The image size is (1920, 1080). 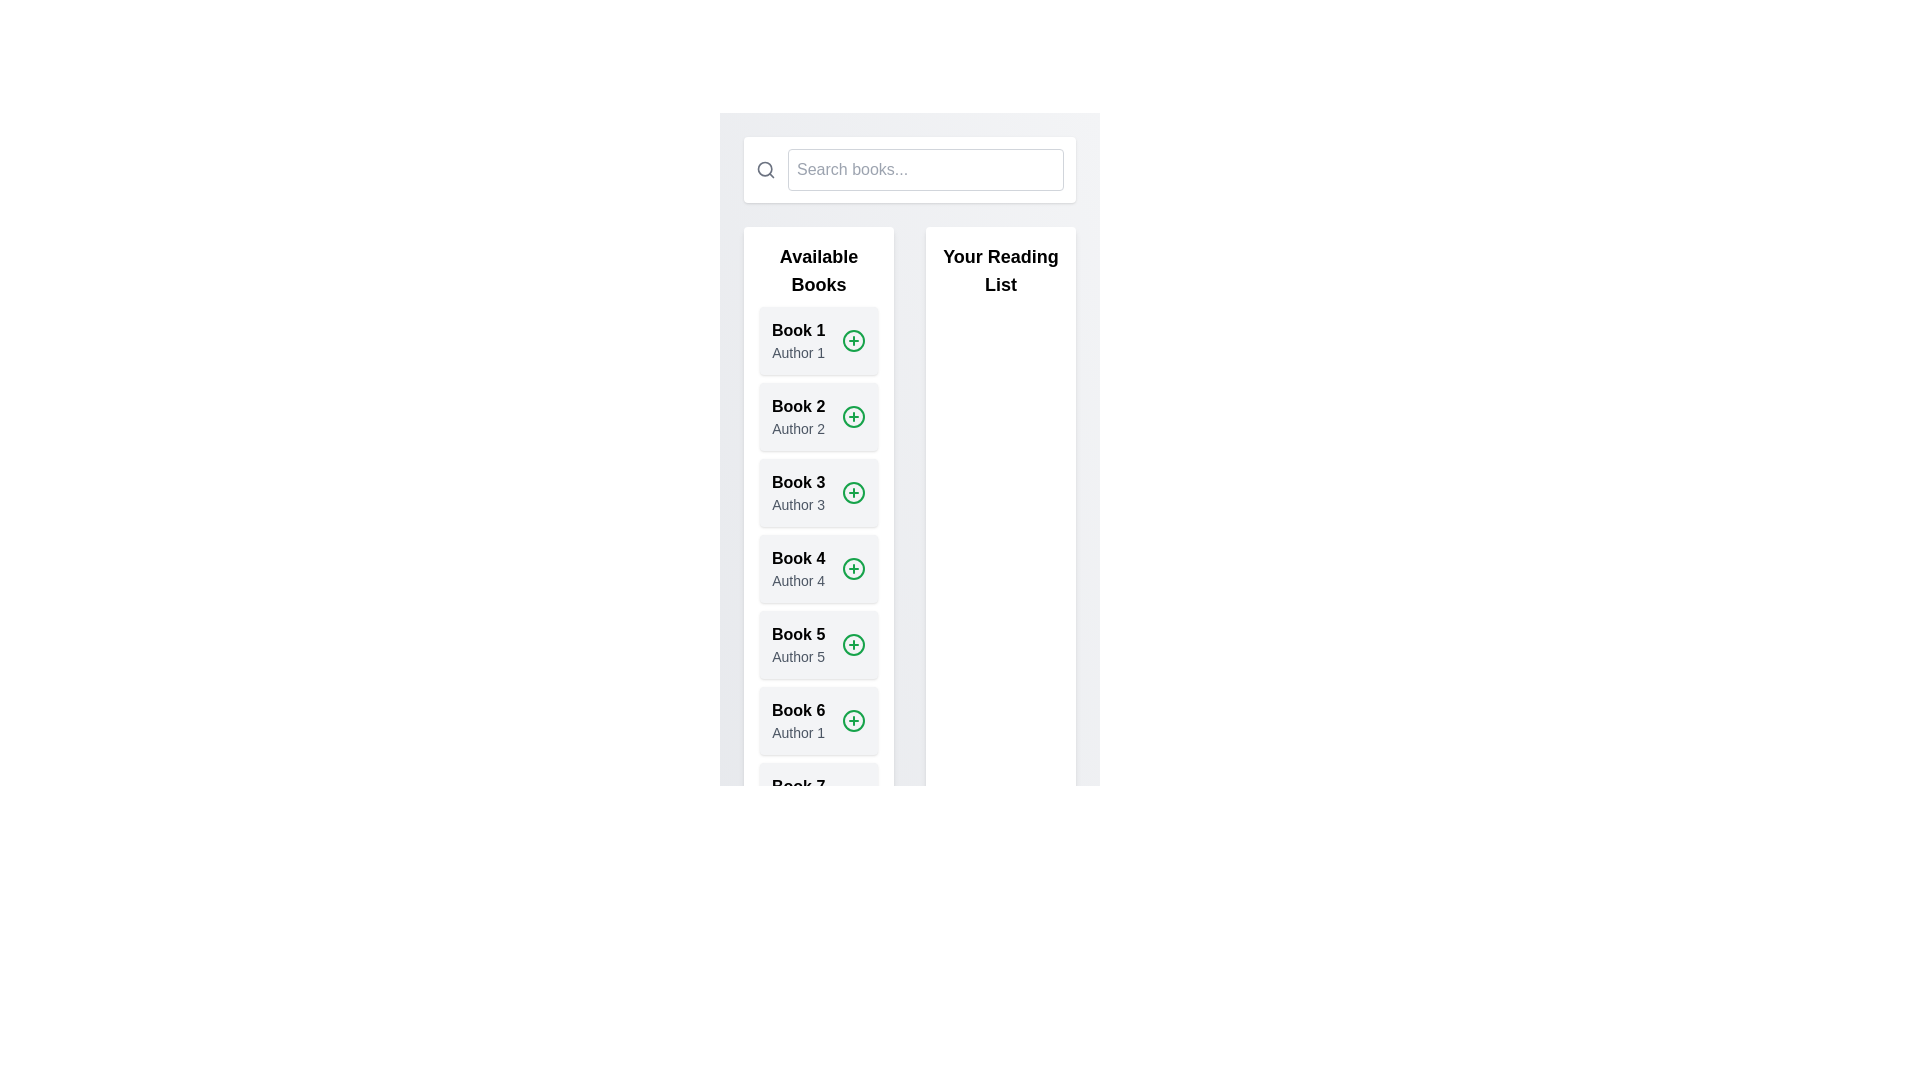 I want to click on the text-based informational display element that shows the title and author of a book, positioned in the second row under 'Available Books', aligned with a green circular button with a plus sign to its right, so click(x=797, y=415).